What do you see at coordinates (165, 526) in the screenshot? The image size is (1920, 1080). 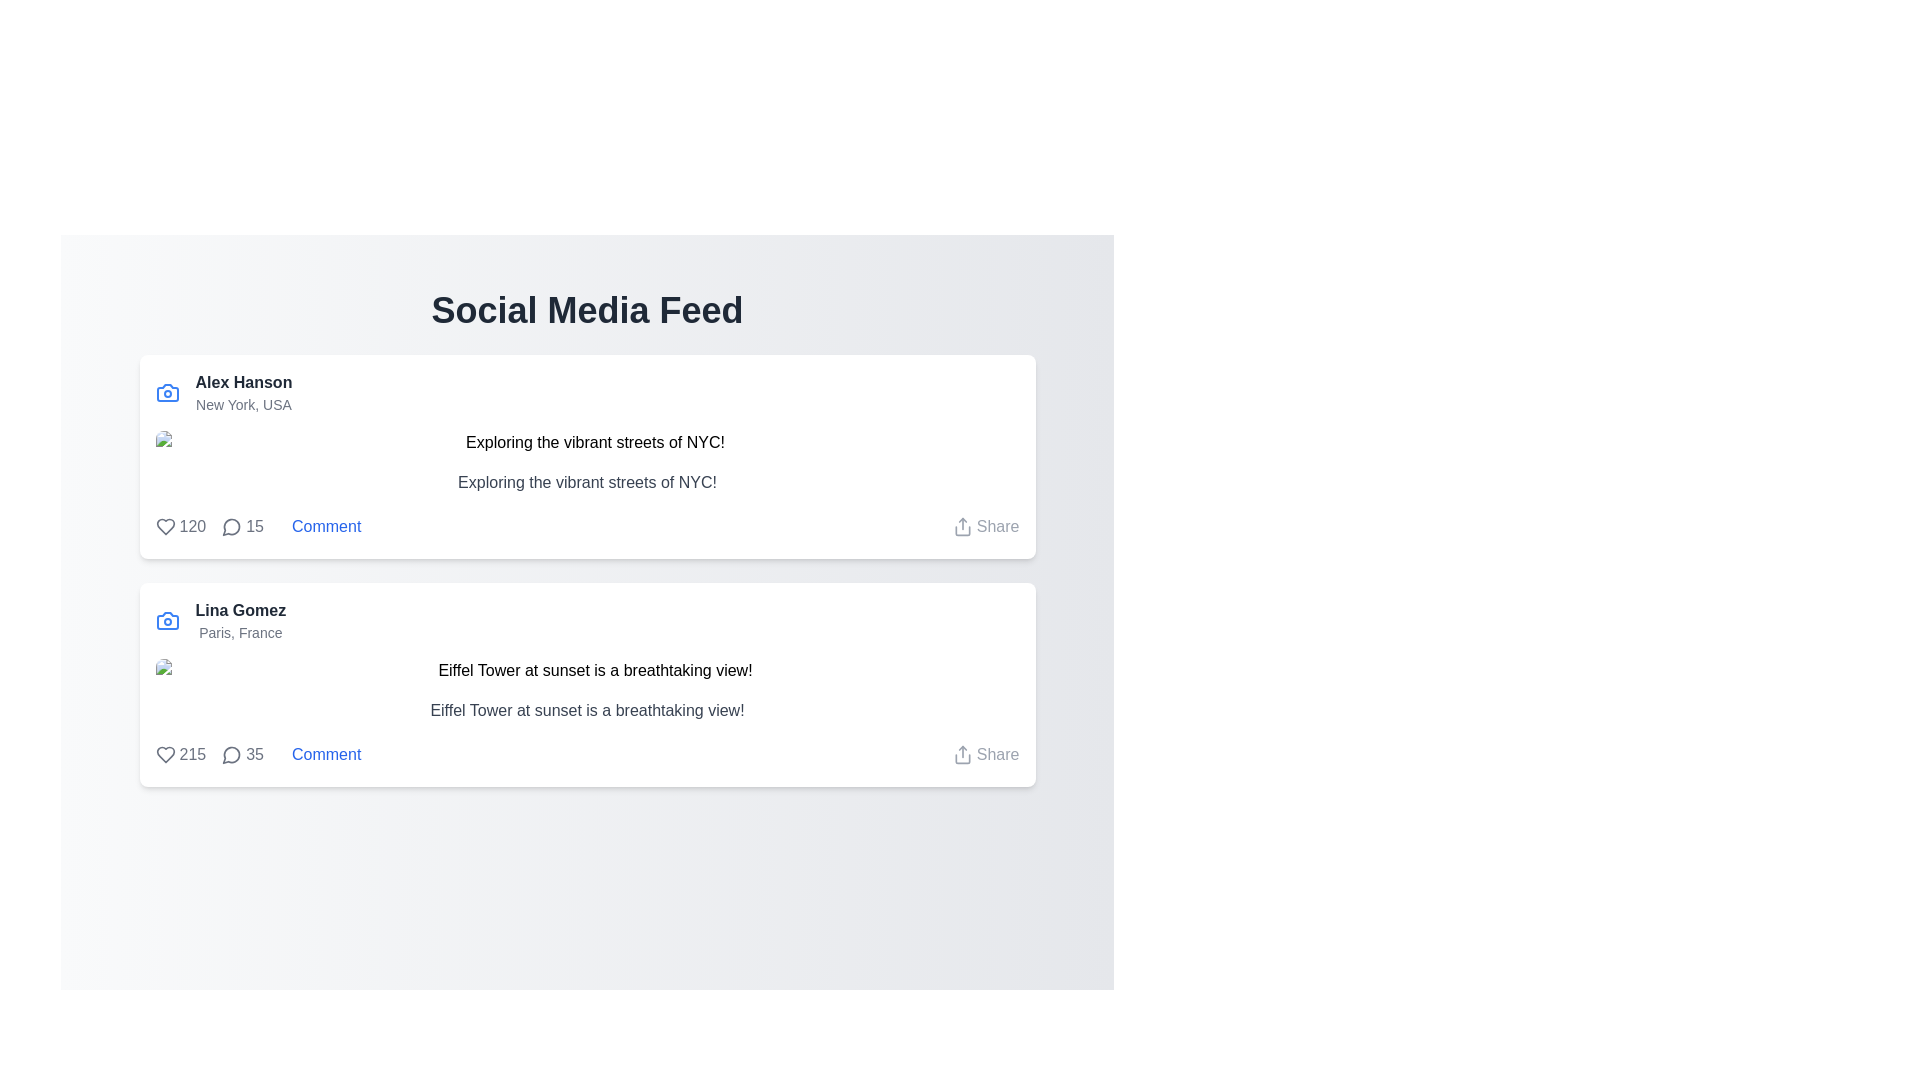 I see `the heart icon, which is an outlined shape with rounded corners, positioned next to the number '120' in the like-count display` at bounding box center [165, 526].